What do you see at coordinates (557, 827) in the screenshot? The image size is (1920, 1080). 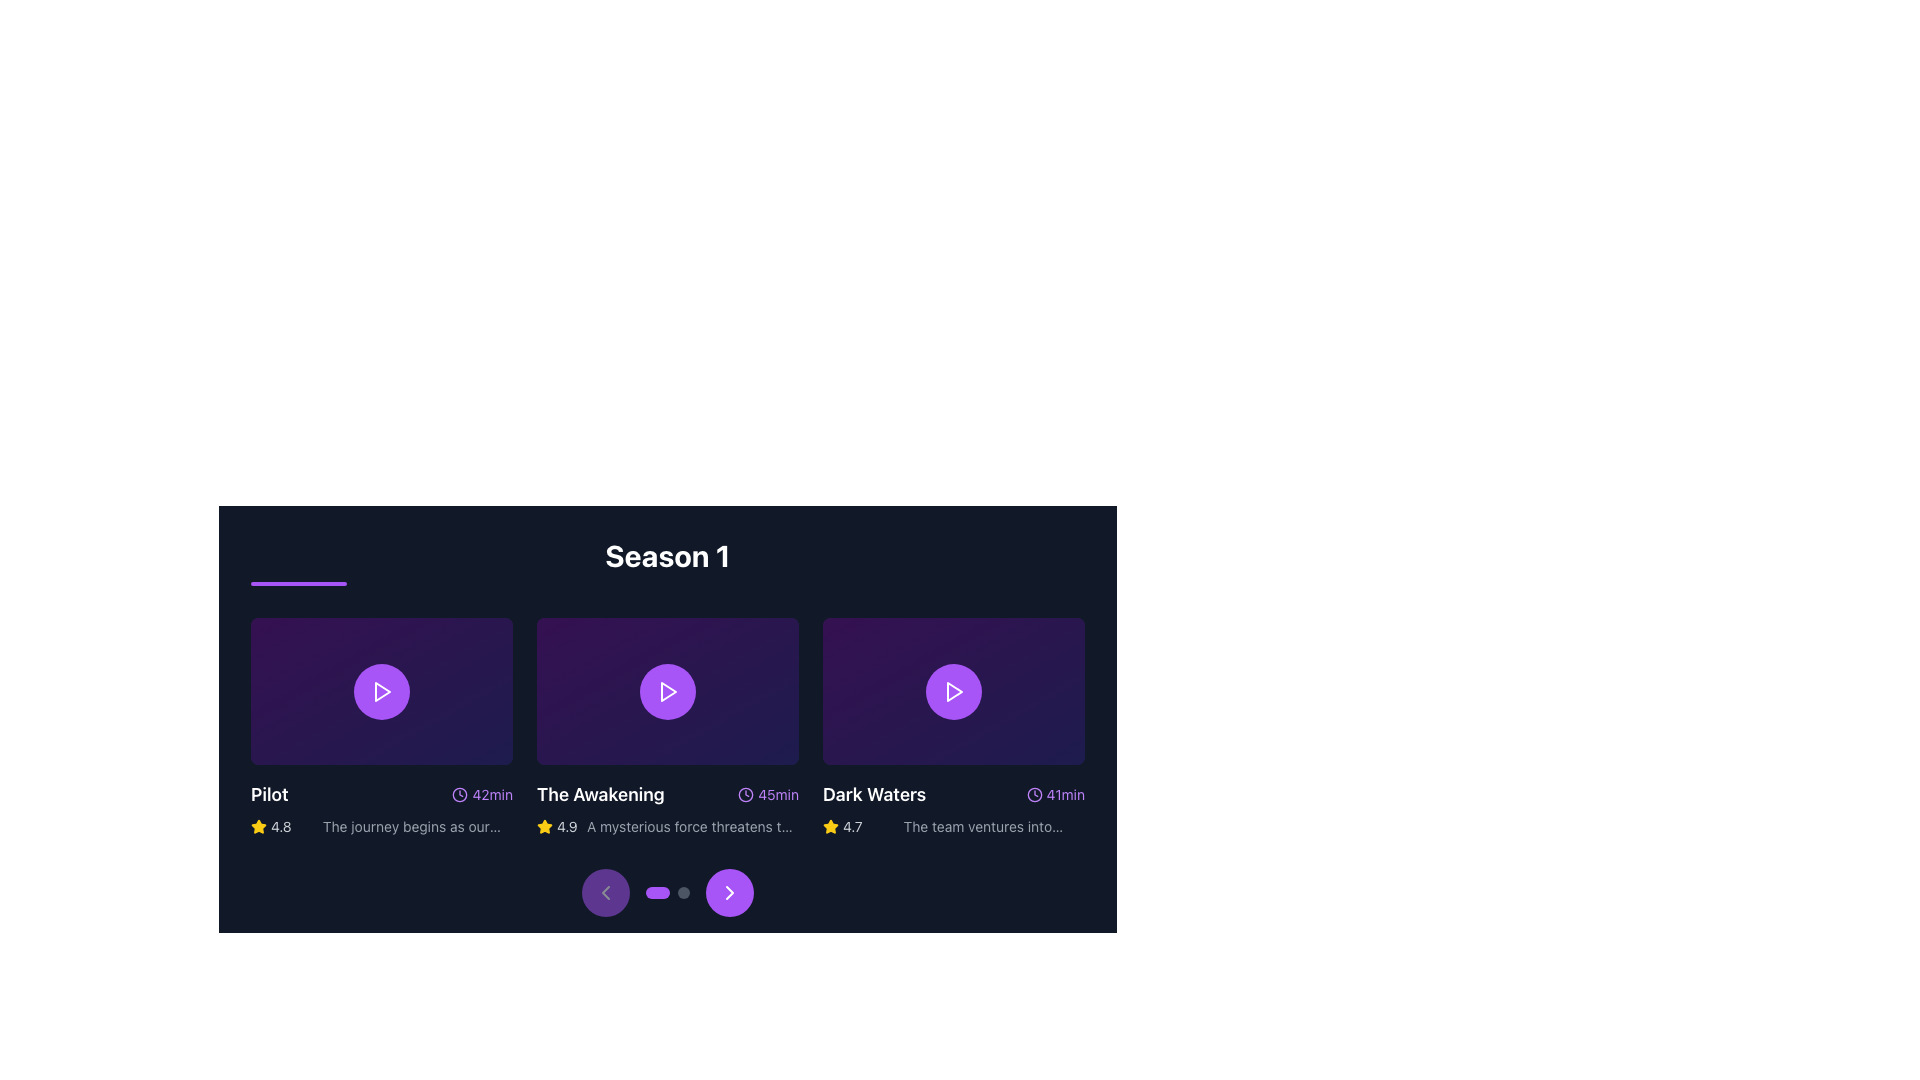 I see `the star icon of the Rating indicator located below the episode titled 'The Awakening', which displays the episode's average rating` at bounding box center [557, 827].